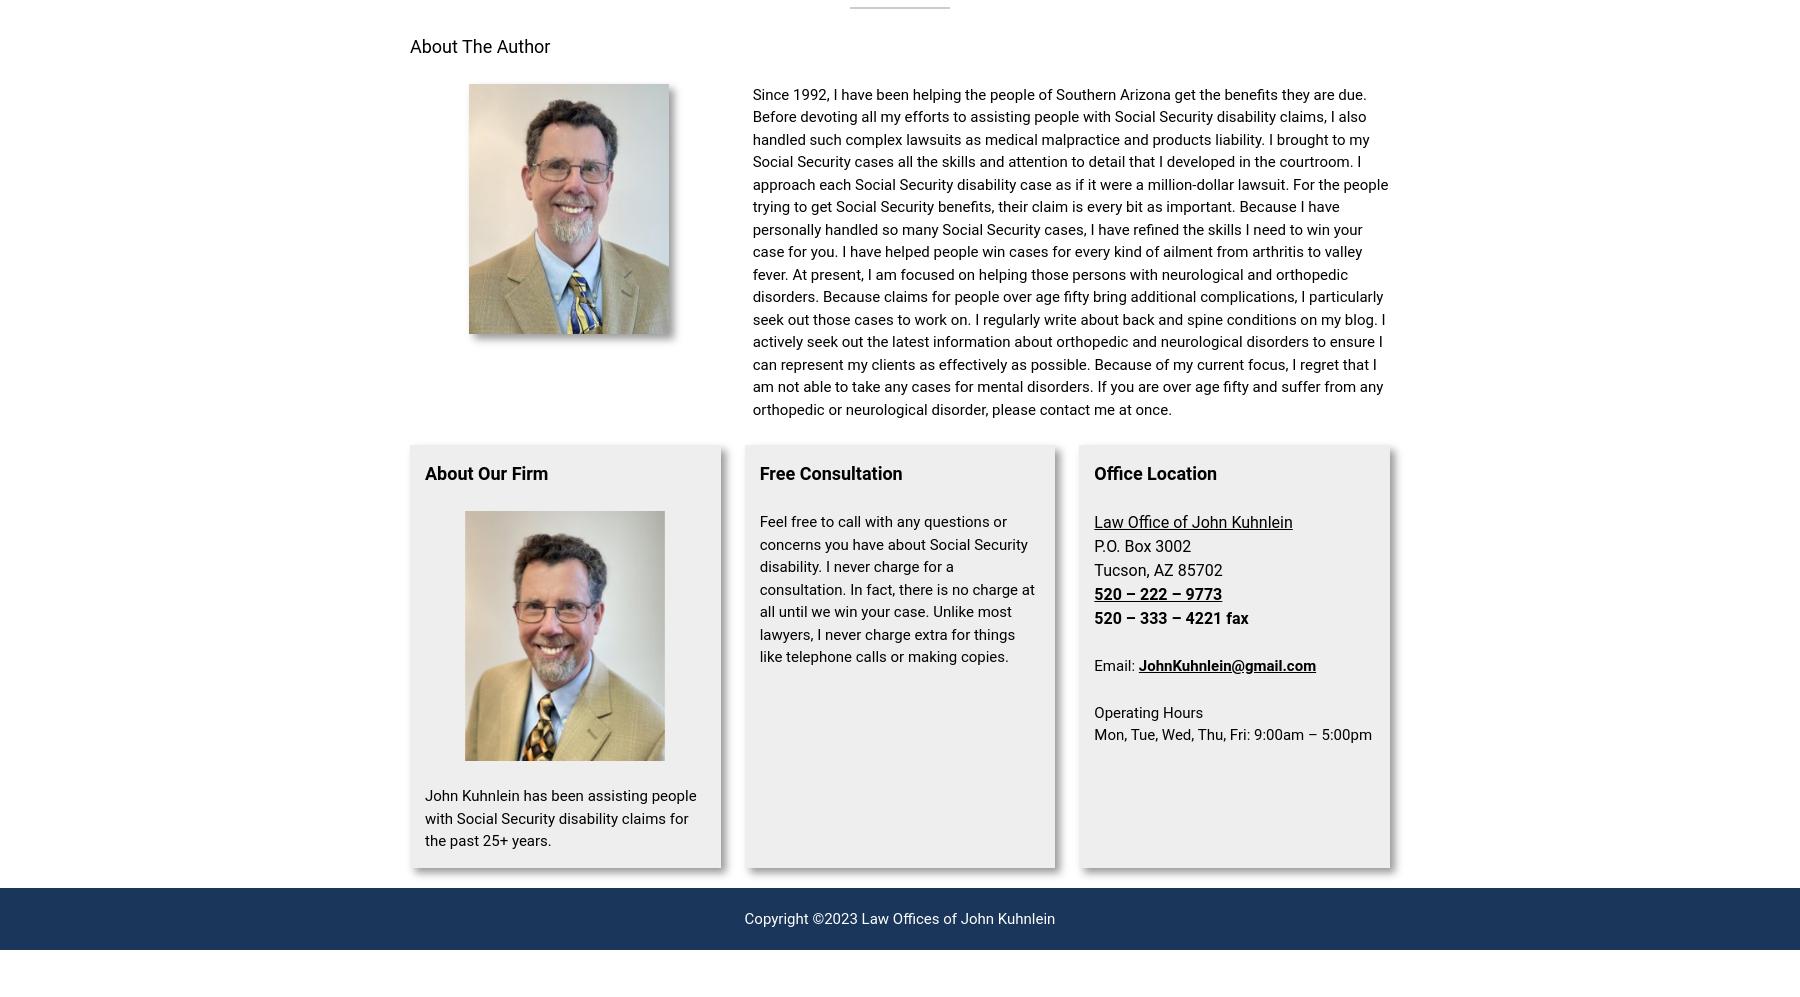 The image size is (1800, 997). Describe the element at coordinates (479, 45) in the screenshot. I see `'About The Author'` at that location.